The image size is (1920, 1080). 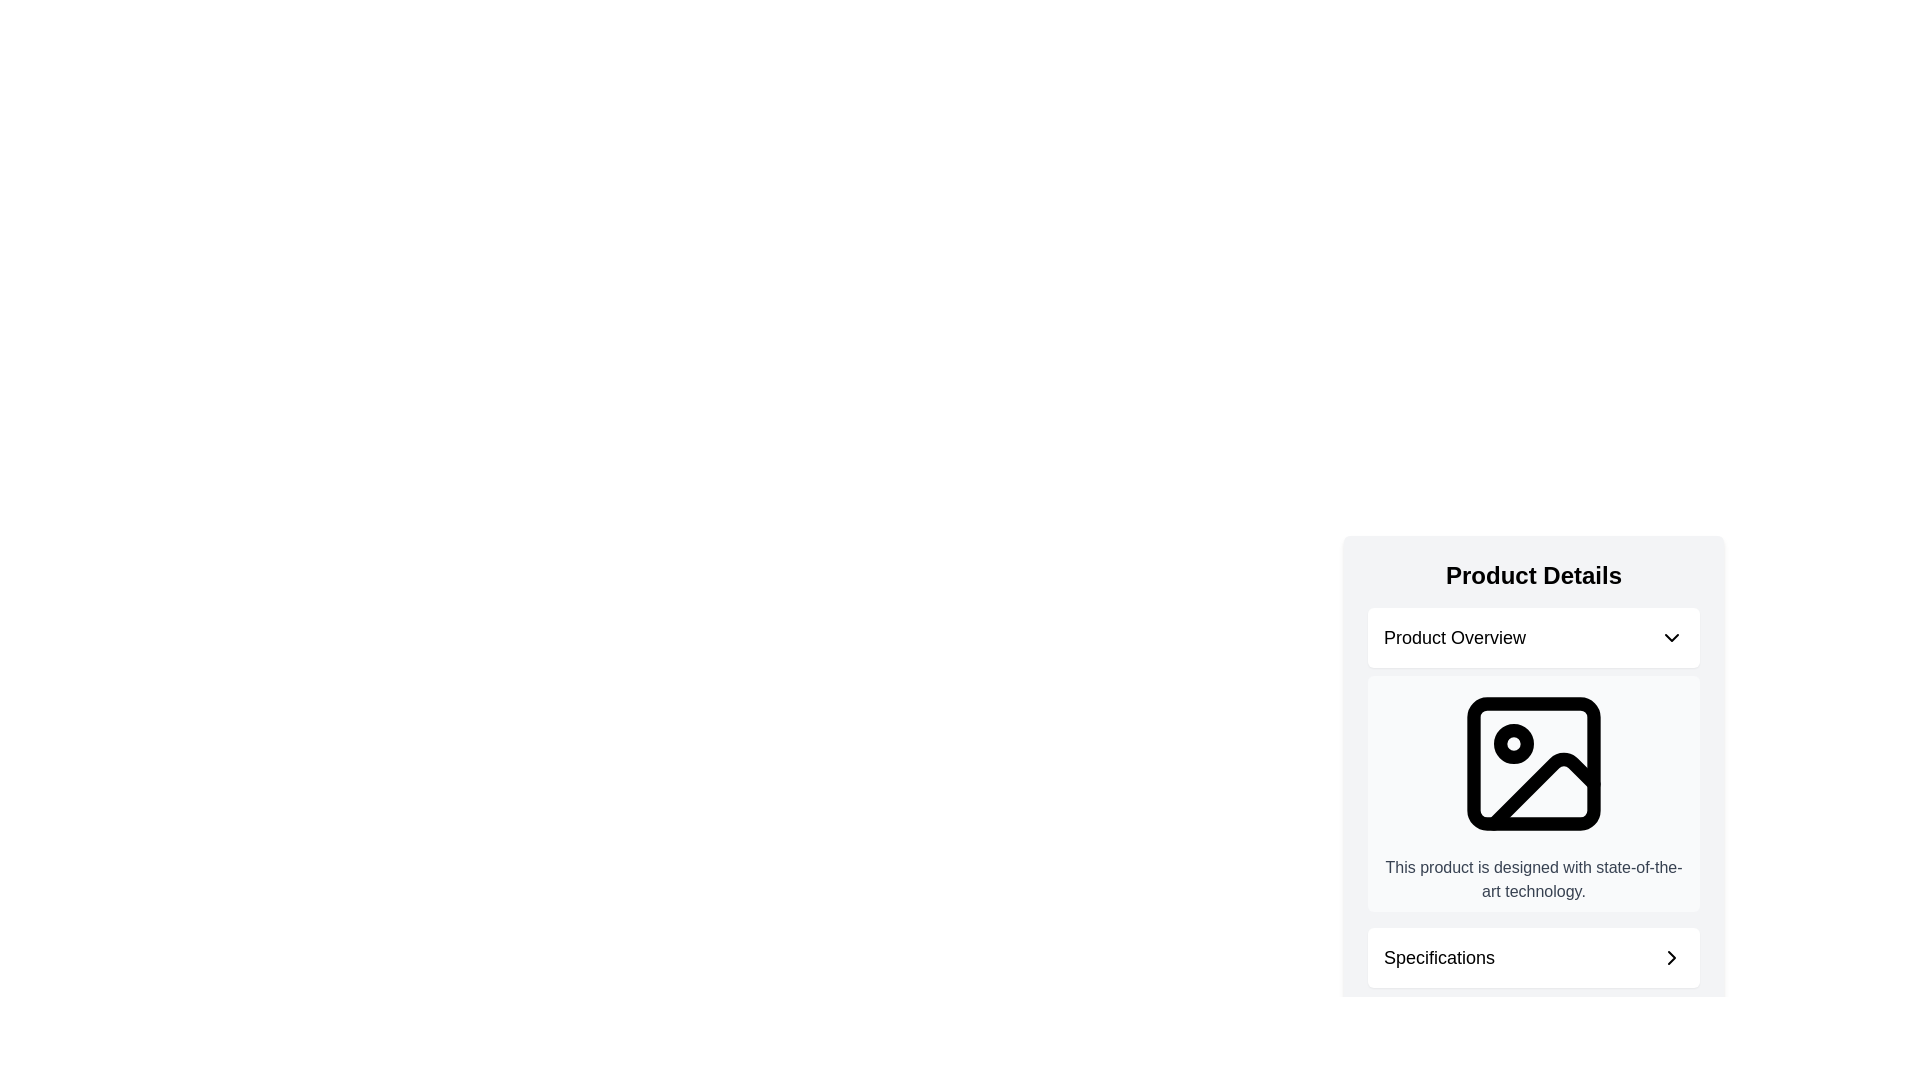 What do you see at coordinates (1533, 793) in the screenshot?
I see `the Composite component that combines an image icon and descriptive text in the 'Product Overview' section` at bounding box center [1533, 793].